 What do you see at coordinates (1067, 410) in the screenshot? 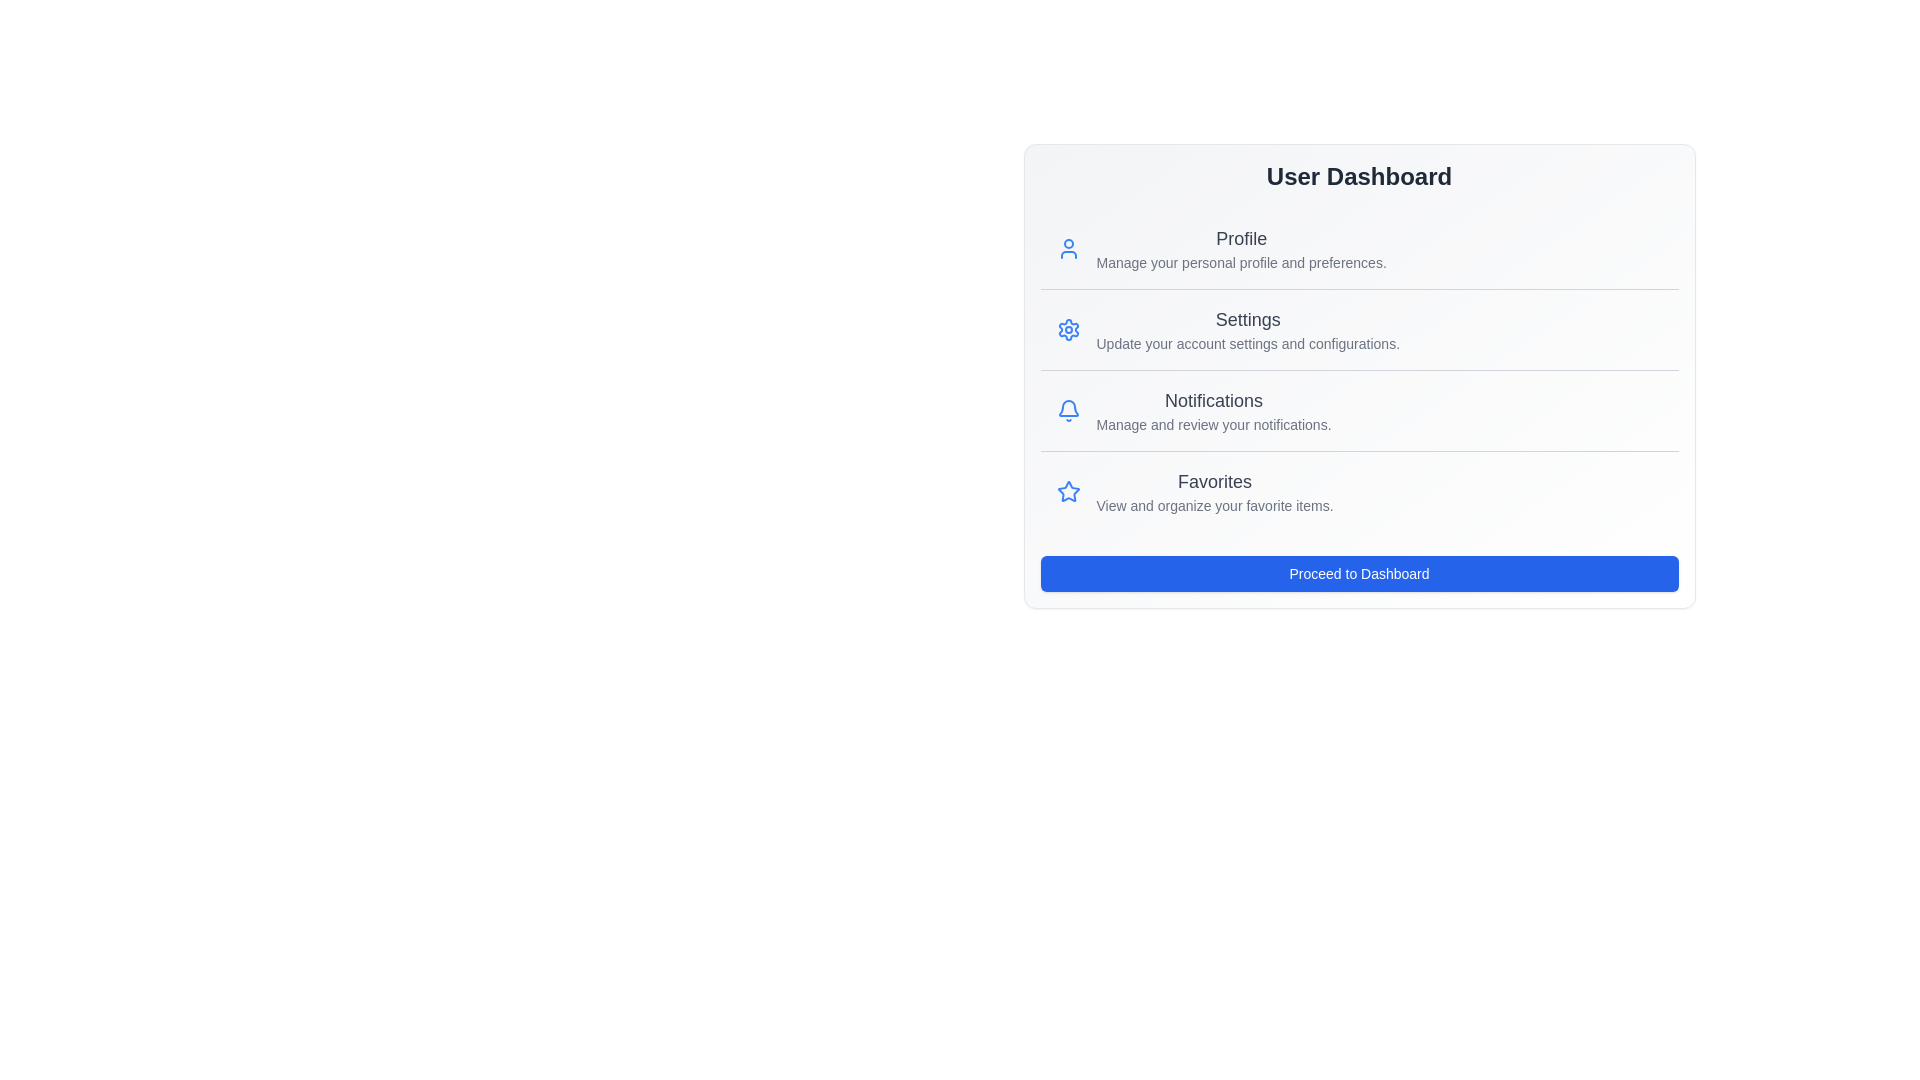
I see `the bell icon` at bounding box center [1067, 410].